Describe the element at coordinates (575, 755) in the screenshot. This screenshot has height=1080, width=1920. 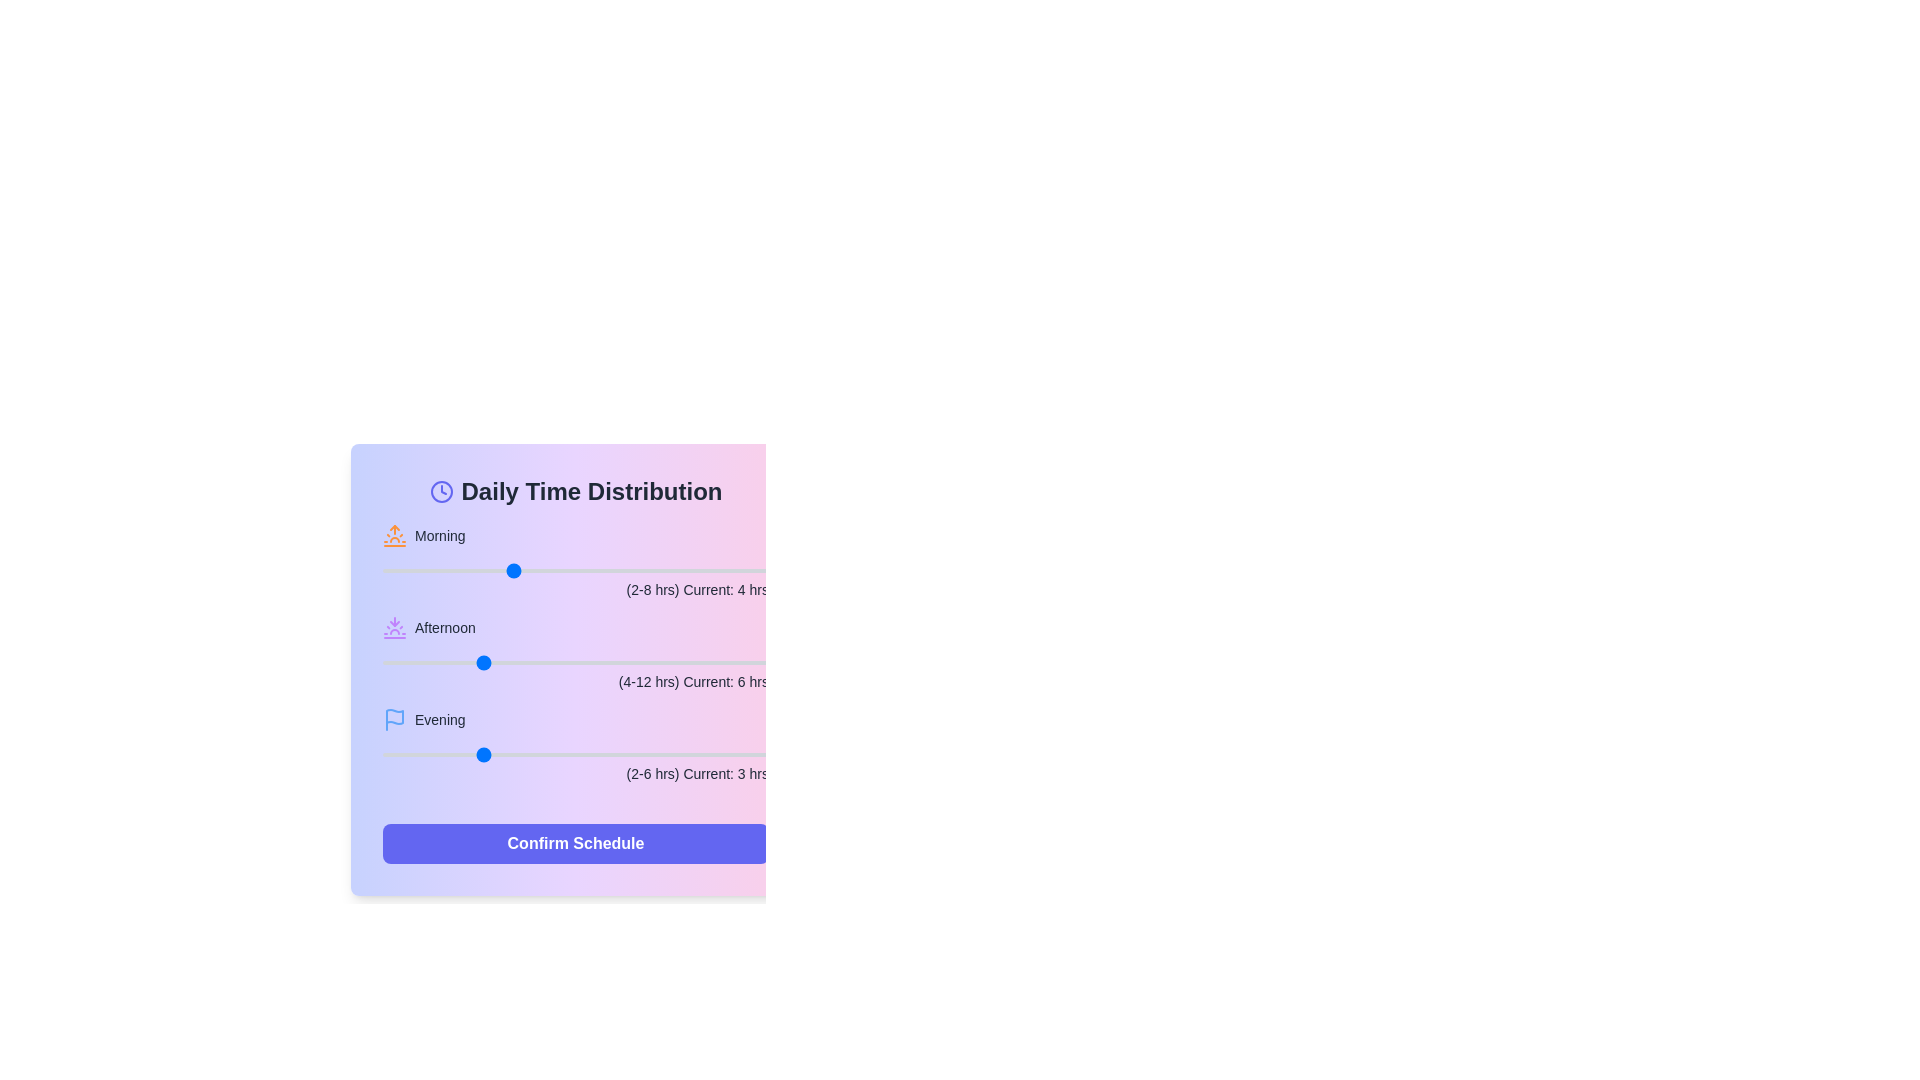
I see `the evening time allocation` at that location.